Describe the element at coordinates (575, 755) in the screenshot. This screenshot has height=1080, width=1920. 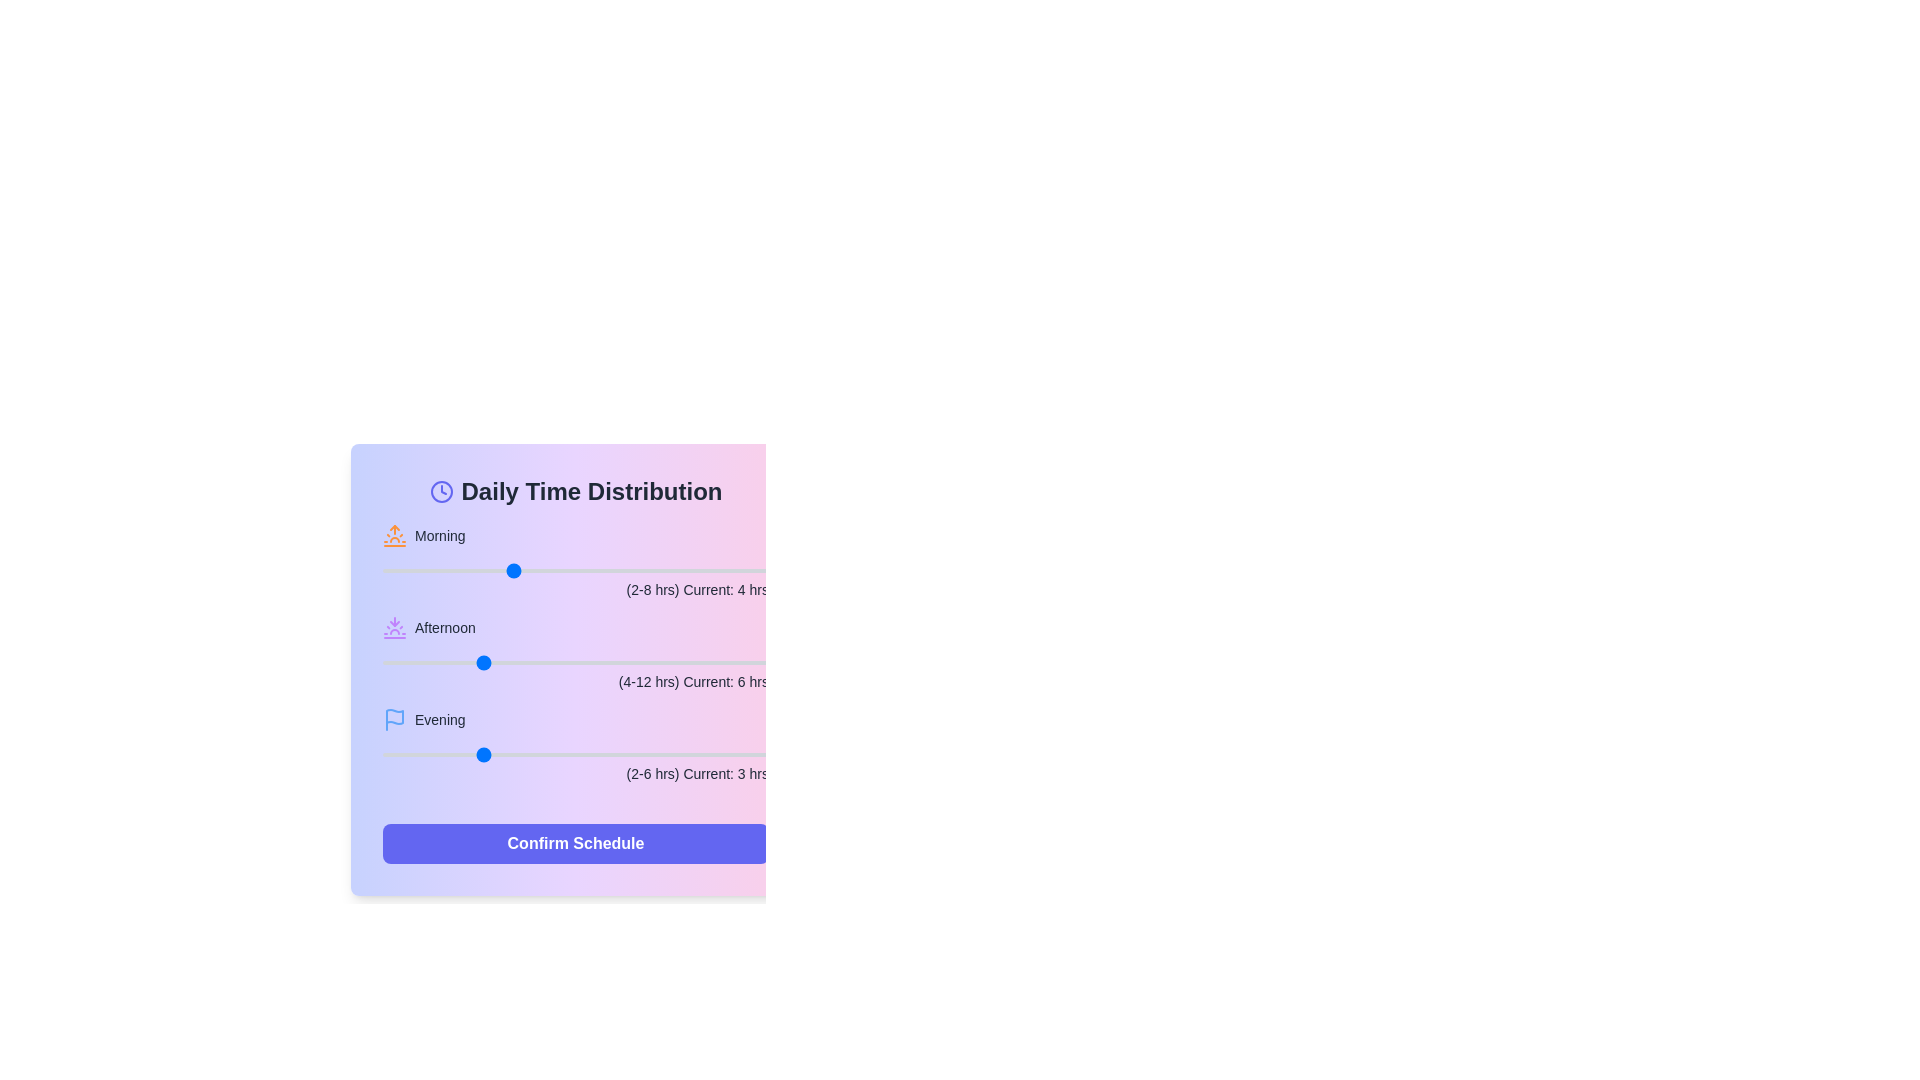
I see `the evening time allocation` at that location.